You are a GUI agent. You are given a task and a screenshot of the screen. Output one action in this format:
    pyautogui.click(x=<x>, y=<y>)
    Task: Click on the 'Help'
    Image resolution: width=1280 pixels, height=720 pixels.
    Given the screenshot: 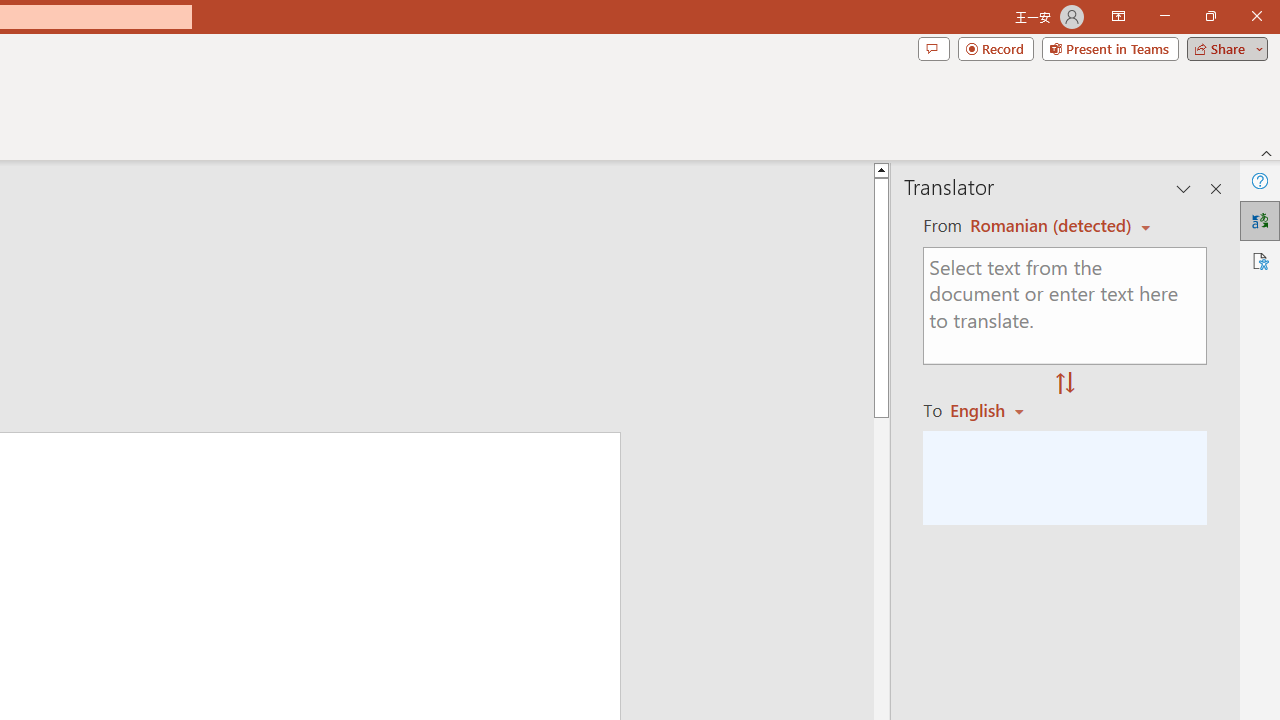 What is the action you would take?
    pyautogui.click(x=1259, y=181)
    